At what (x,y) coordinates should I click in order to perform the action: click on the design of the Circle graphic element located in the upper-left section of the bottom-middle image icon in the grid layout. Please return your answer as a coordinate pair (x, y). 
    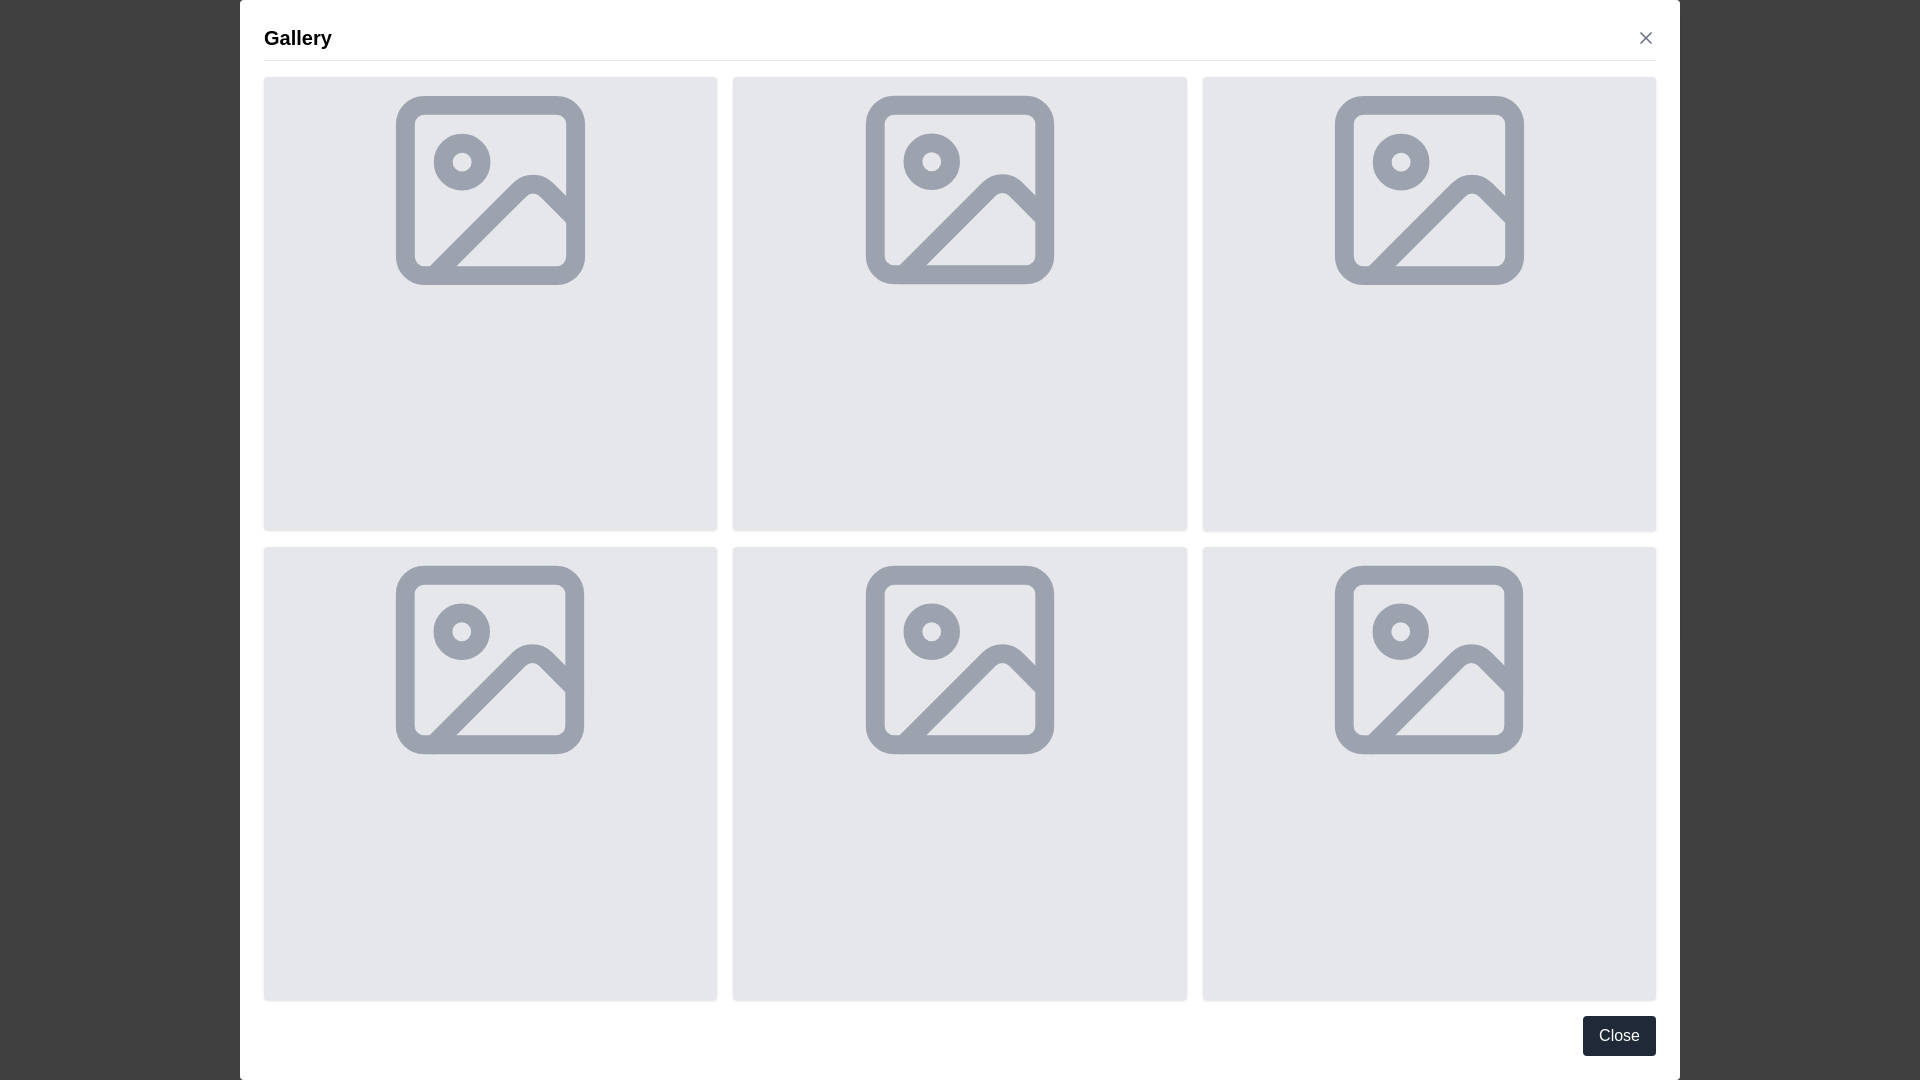
    Looking at the image, I should click on (930, 631).